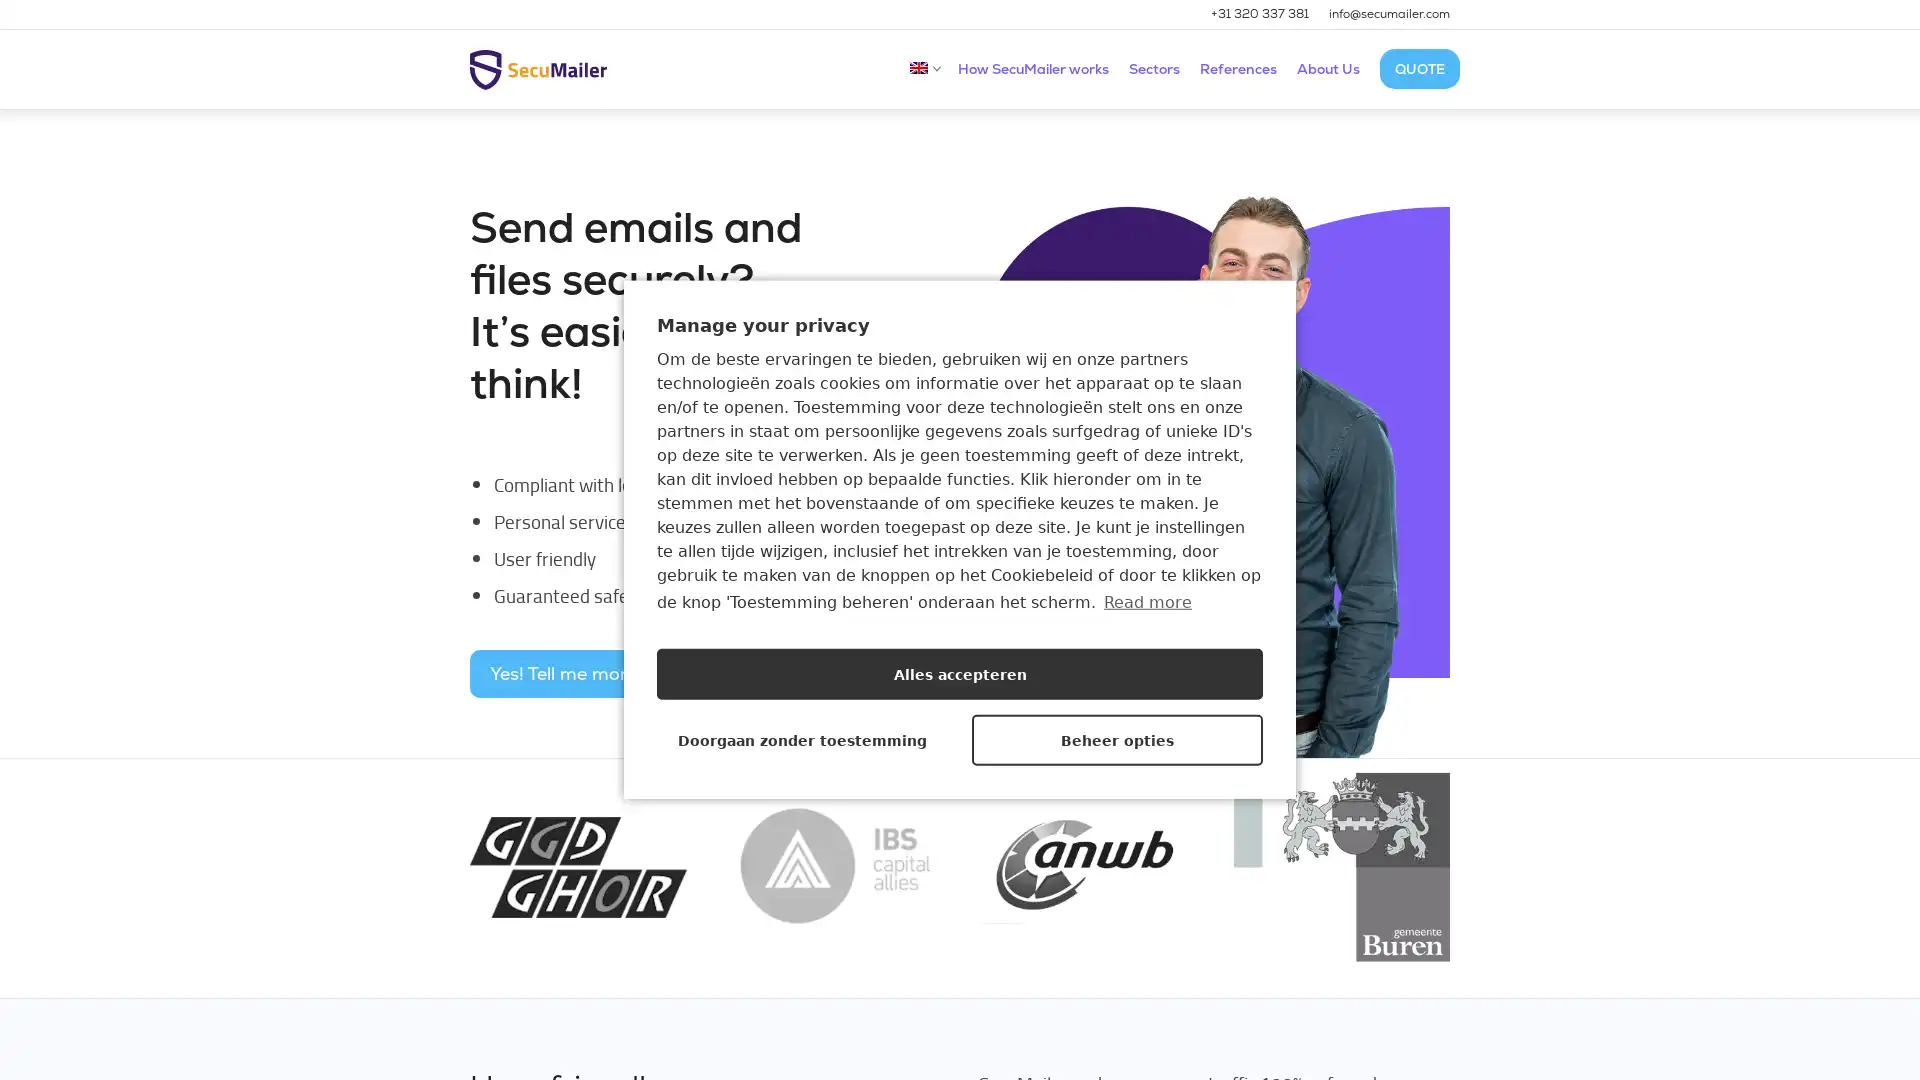 The width and height of the screenshot is (1920, 1080). Describe the element at coordinates (960, 674) in the screenshot. I see `Alles accepteren` at that location.